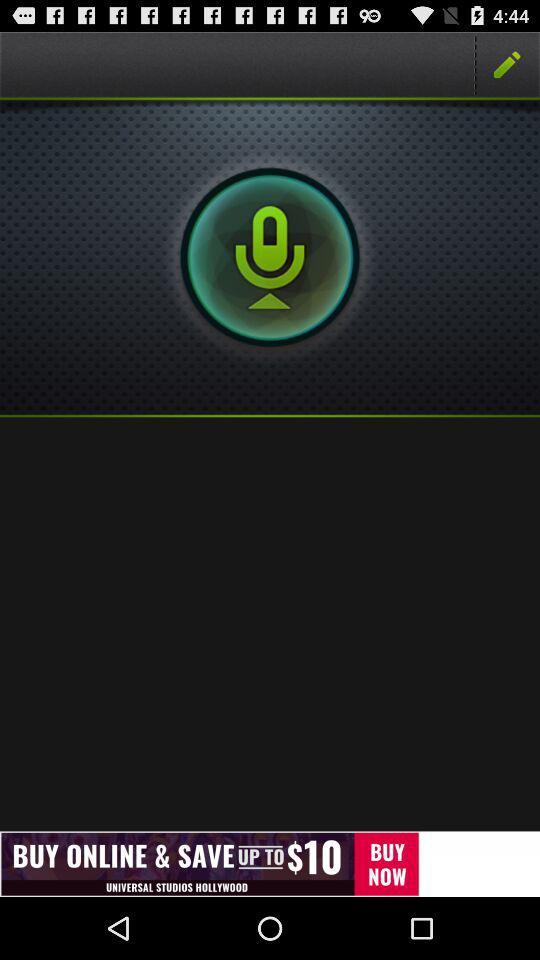 The width and height of the screenshot is (540, 960). What do you see at coordinates (270, 863) in the screenshot?
I see `item at the bottom` at bounding box center [270, 863].